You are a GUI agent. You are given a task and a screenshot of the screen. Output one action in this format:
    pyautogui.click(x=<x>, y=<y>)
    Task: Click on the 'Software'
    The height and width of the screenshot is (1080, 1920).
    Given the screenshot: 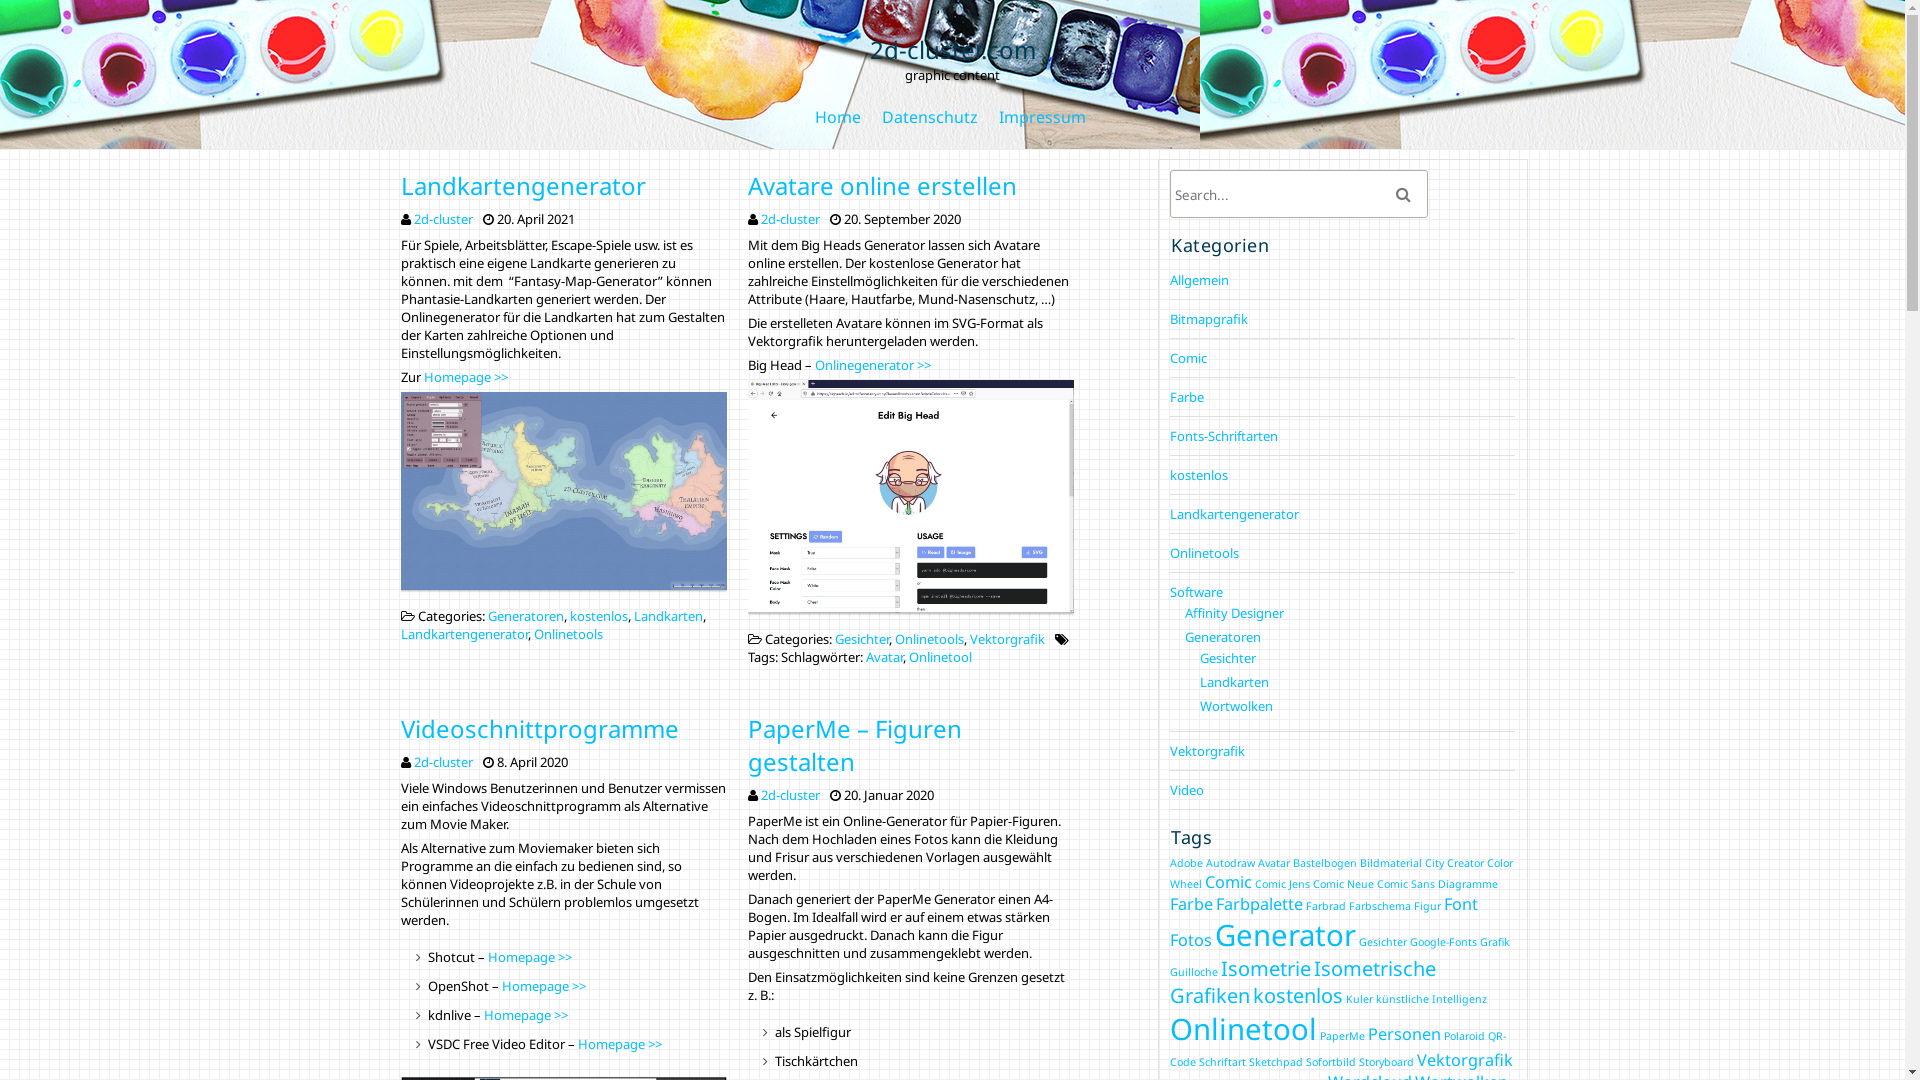 What is the action you would take?
    pyautogui.click(x=1196, y=590)
    